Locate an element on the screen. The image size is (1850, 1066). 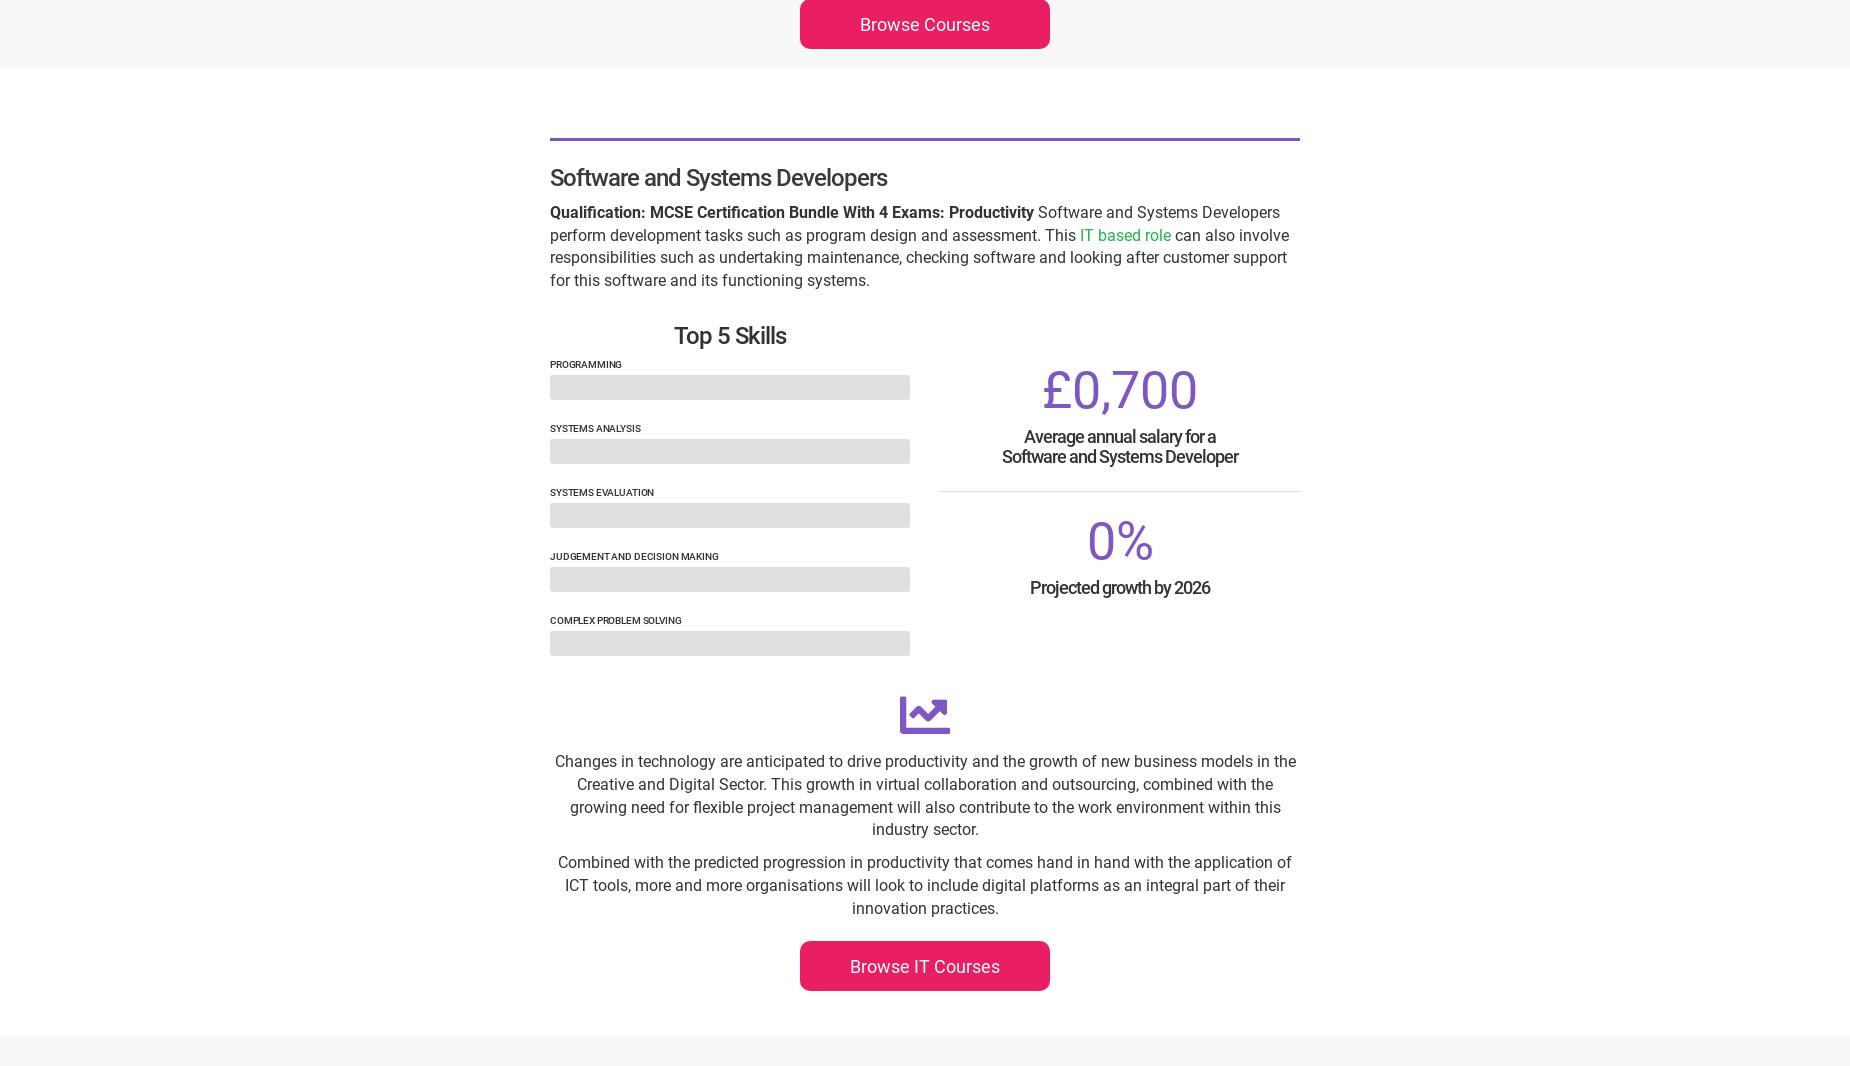
'Software and Systems Developers' is located at coordinates (718, 177).